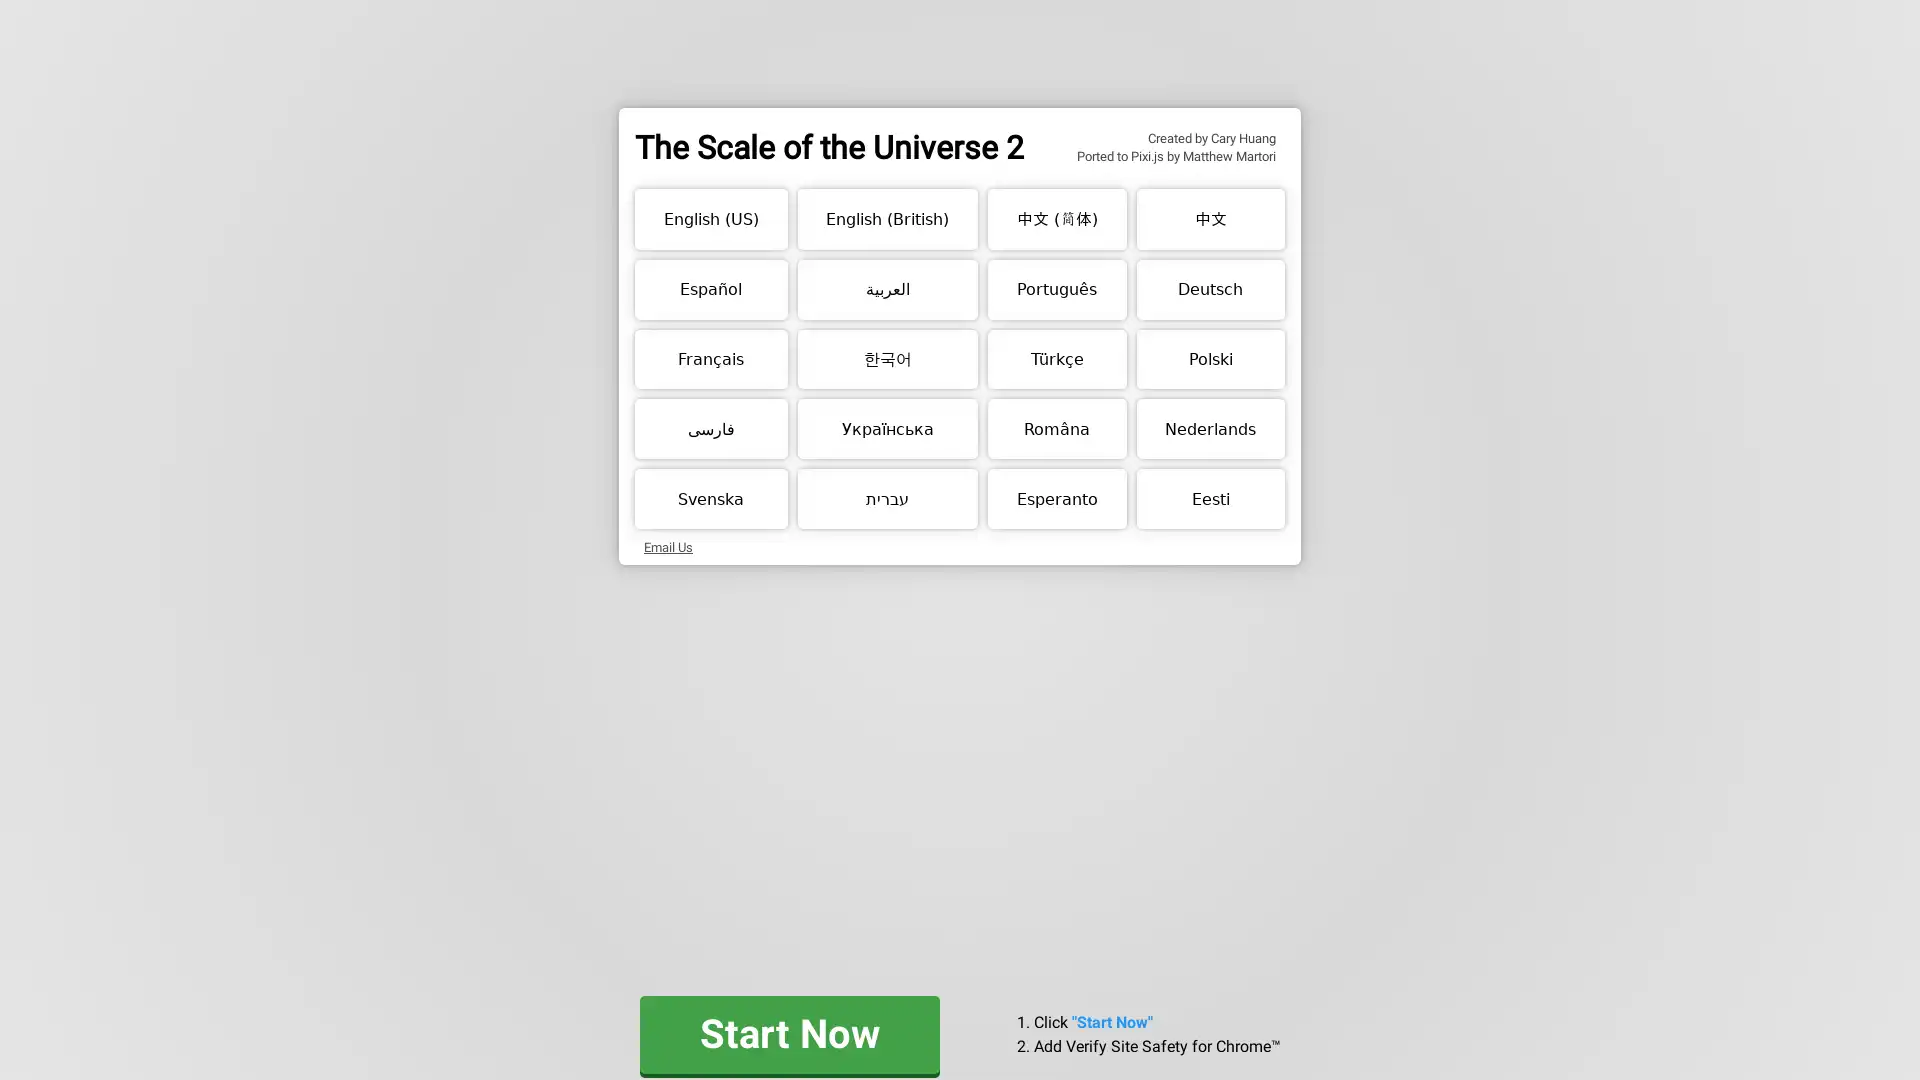 This screenshot has width=1920, height=1080. Describe the element at coordinates (1209, 427) in the screenshot. I see `Nederlands` at that location.